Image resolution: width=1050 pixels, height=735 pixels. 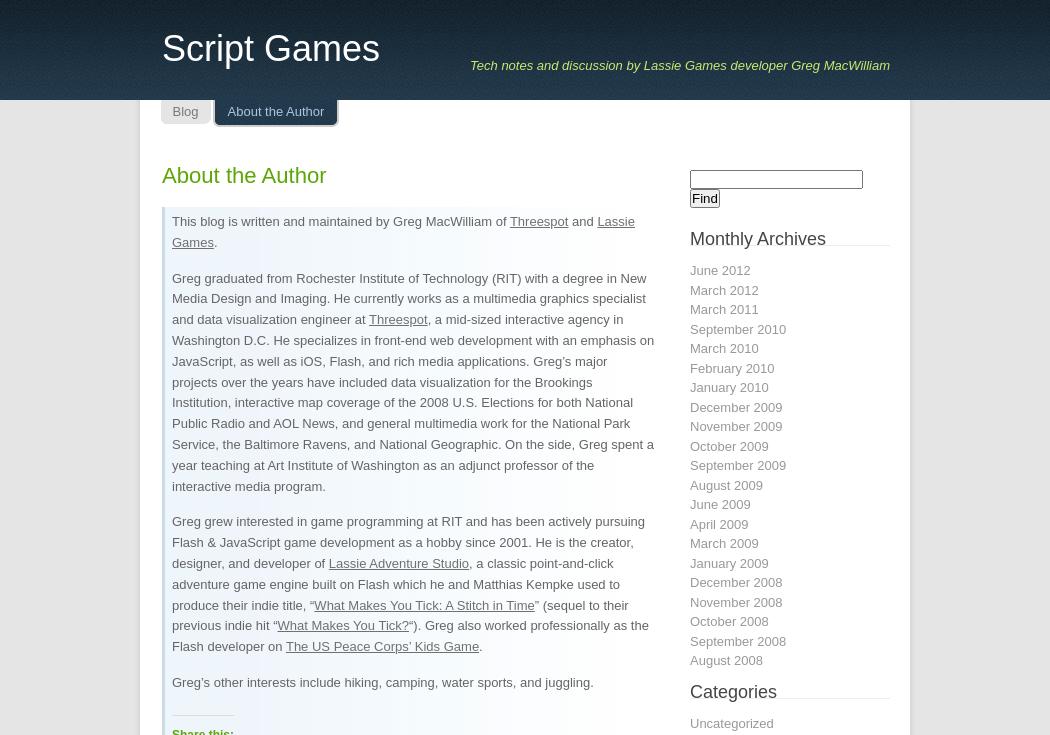 I want to click on 'March 2012', so click(x=722, y=289).